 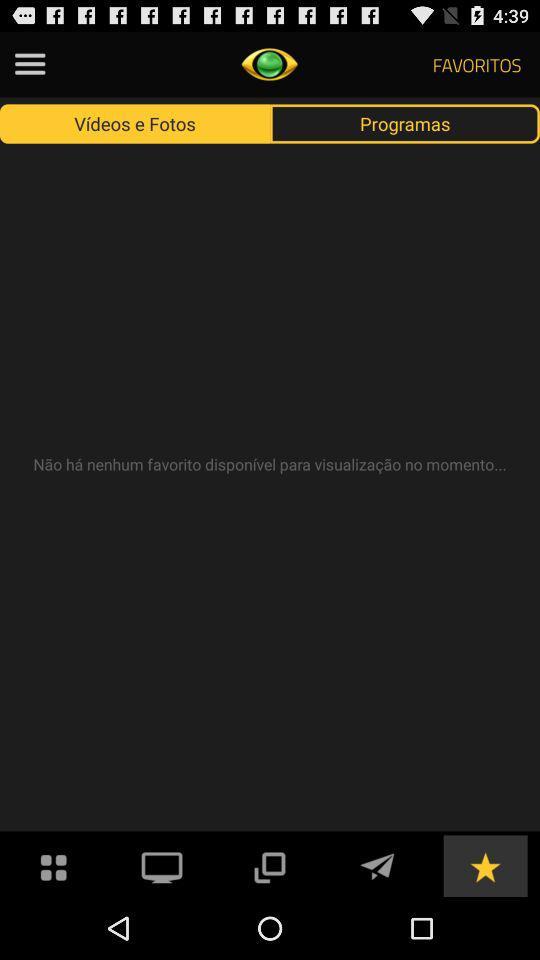 What do you see at coordinates (377, 864) in the screenshot?
I see `send` at bounding box center [377, 864].